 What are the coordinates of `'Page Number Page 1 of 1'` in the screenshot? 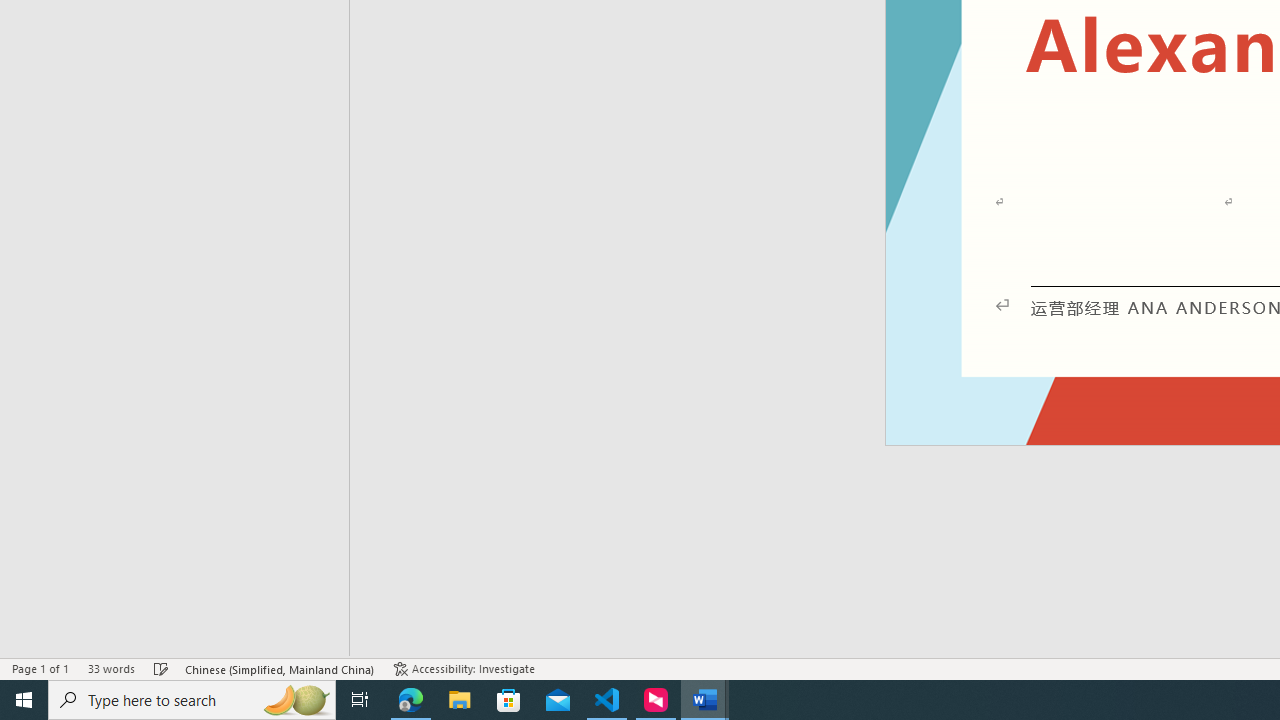 It's located at (40, 669).